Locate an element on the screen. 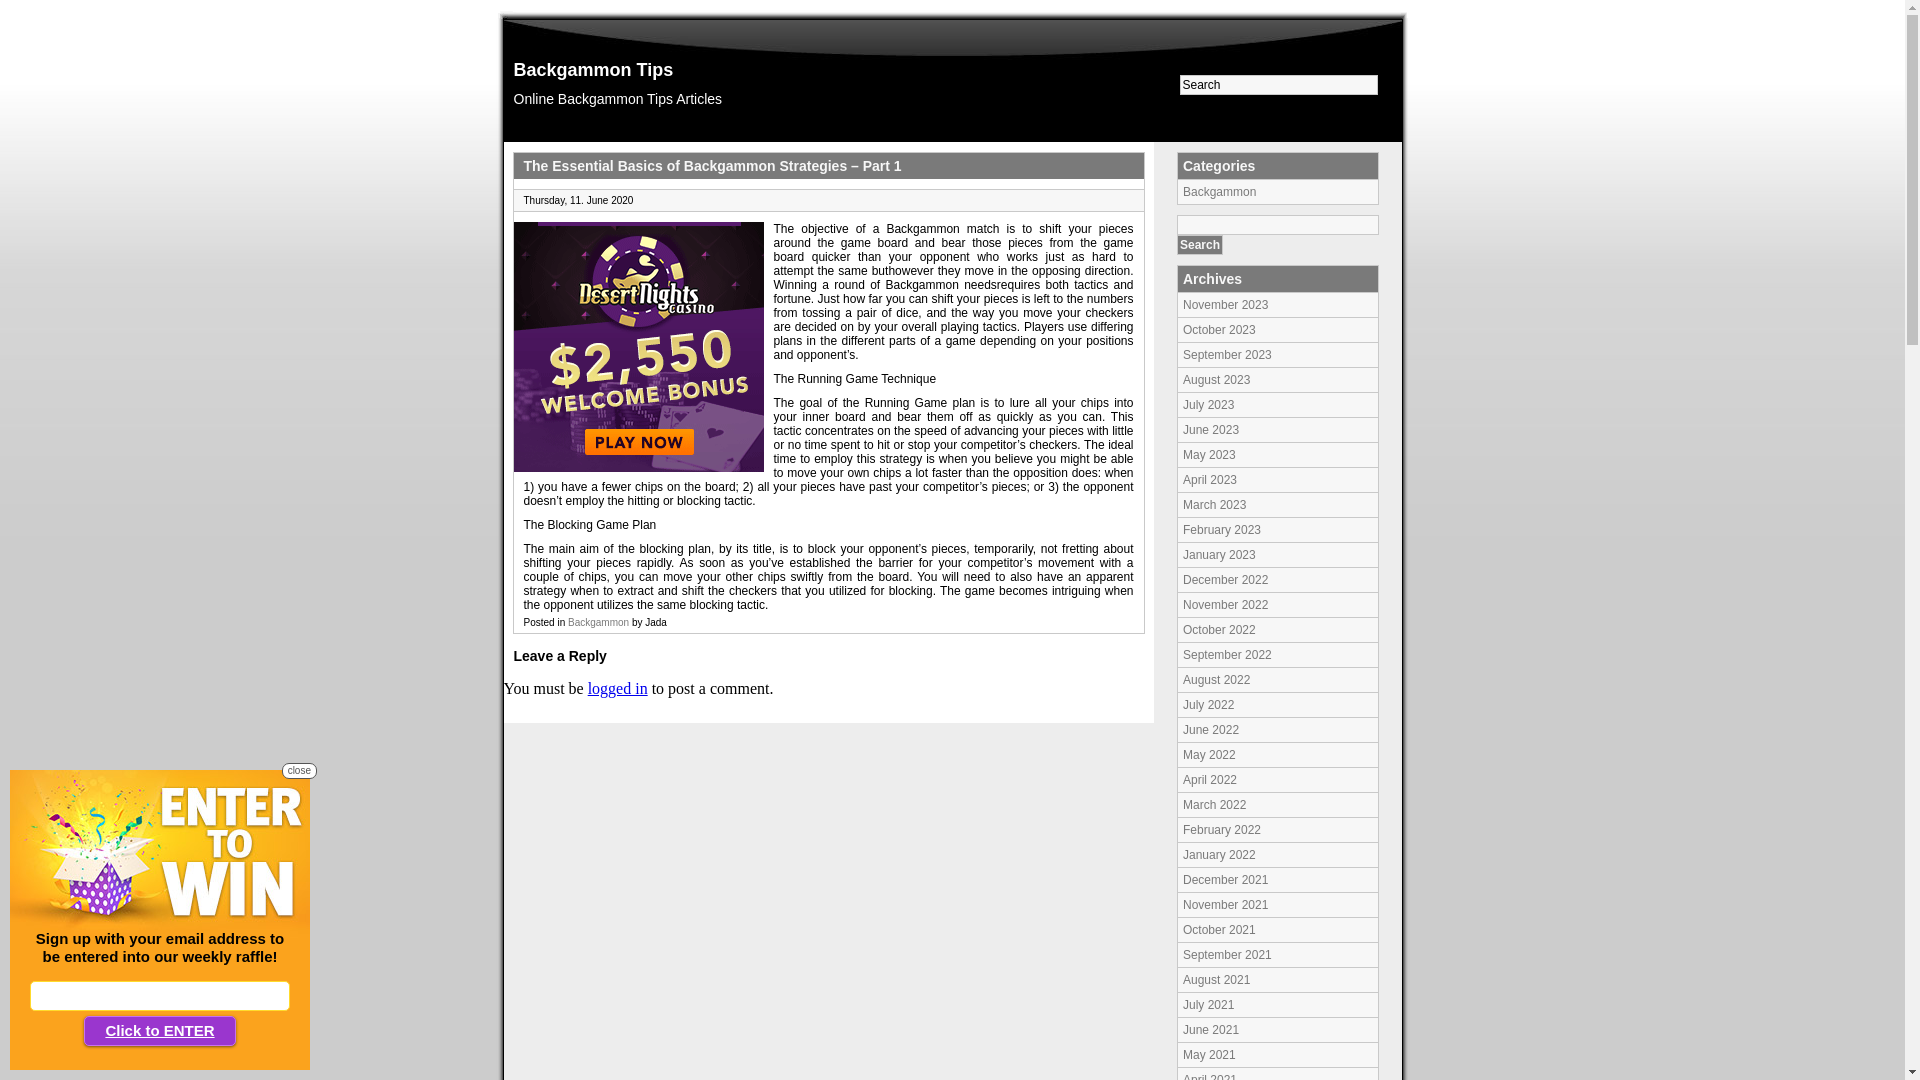 The image size is (1920, 1080). 'August 2023' is located at coordinates (1215, 380).